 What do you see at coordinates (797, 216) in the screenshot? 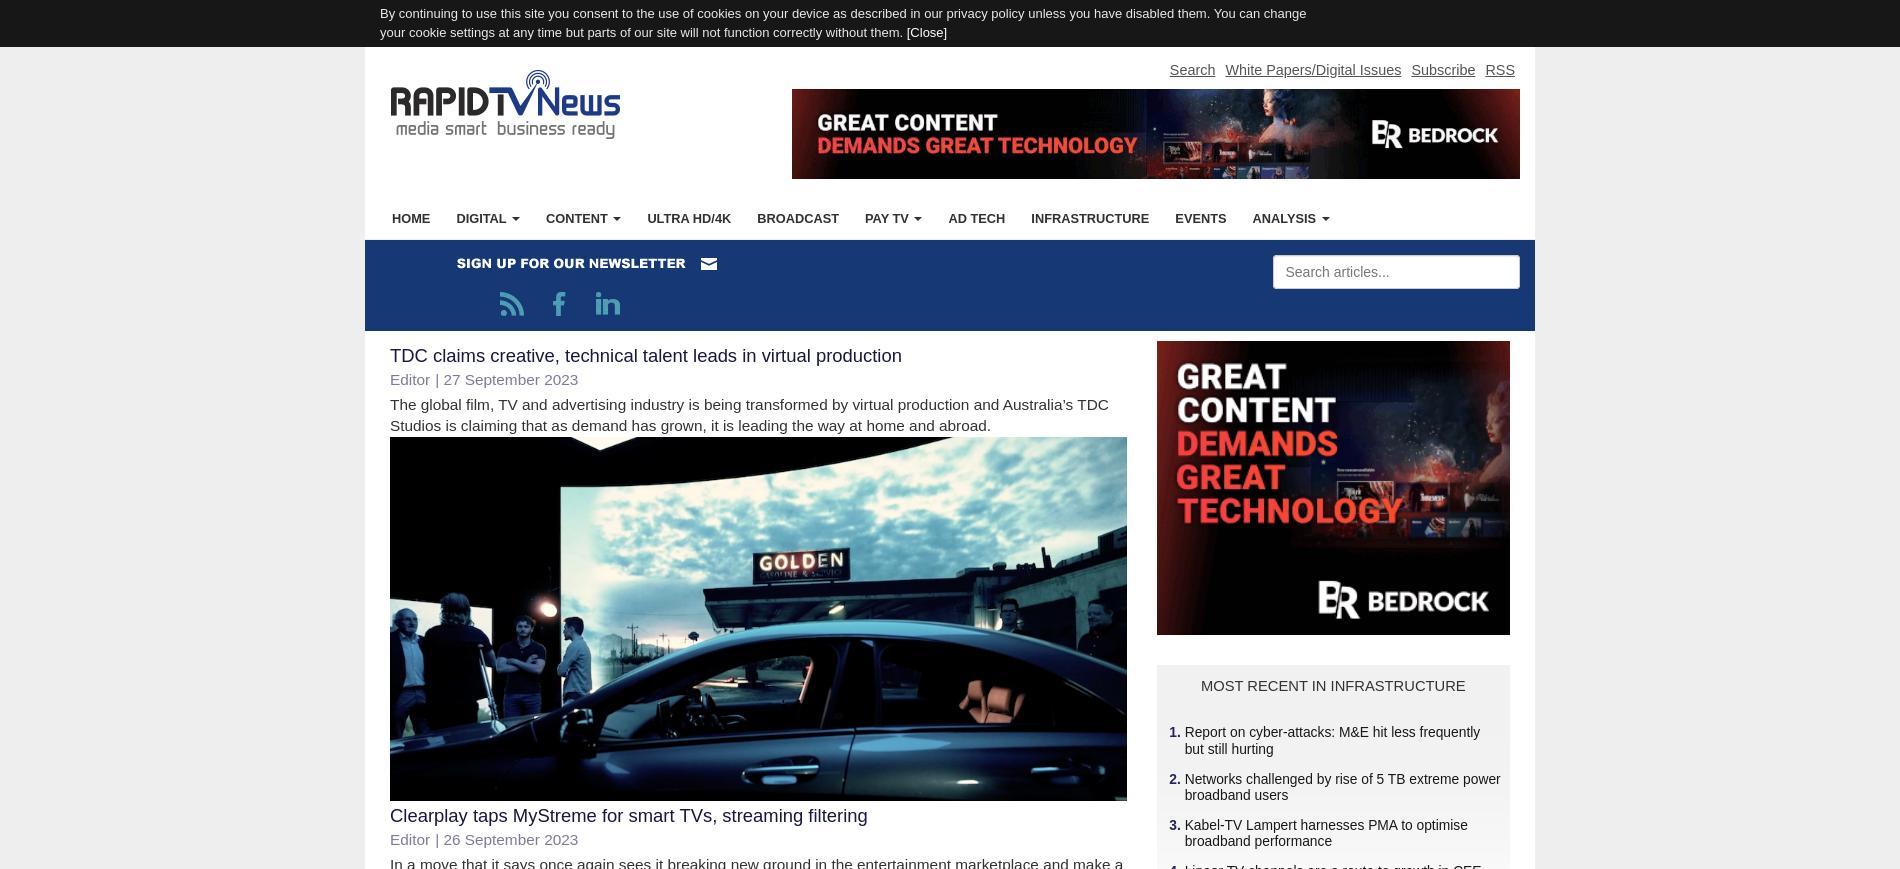
I see `'Broadcast'` at bounding box center [797, 216].